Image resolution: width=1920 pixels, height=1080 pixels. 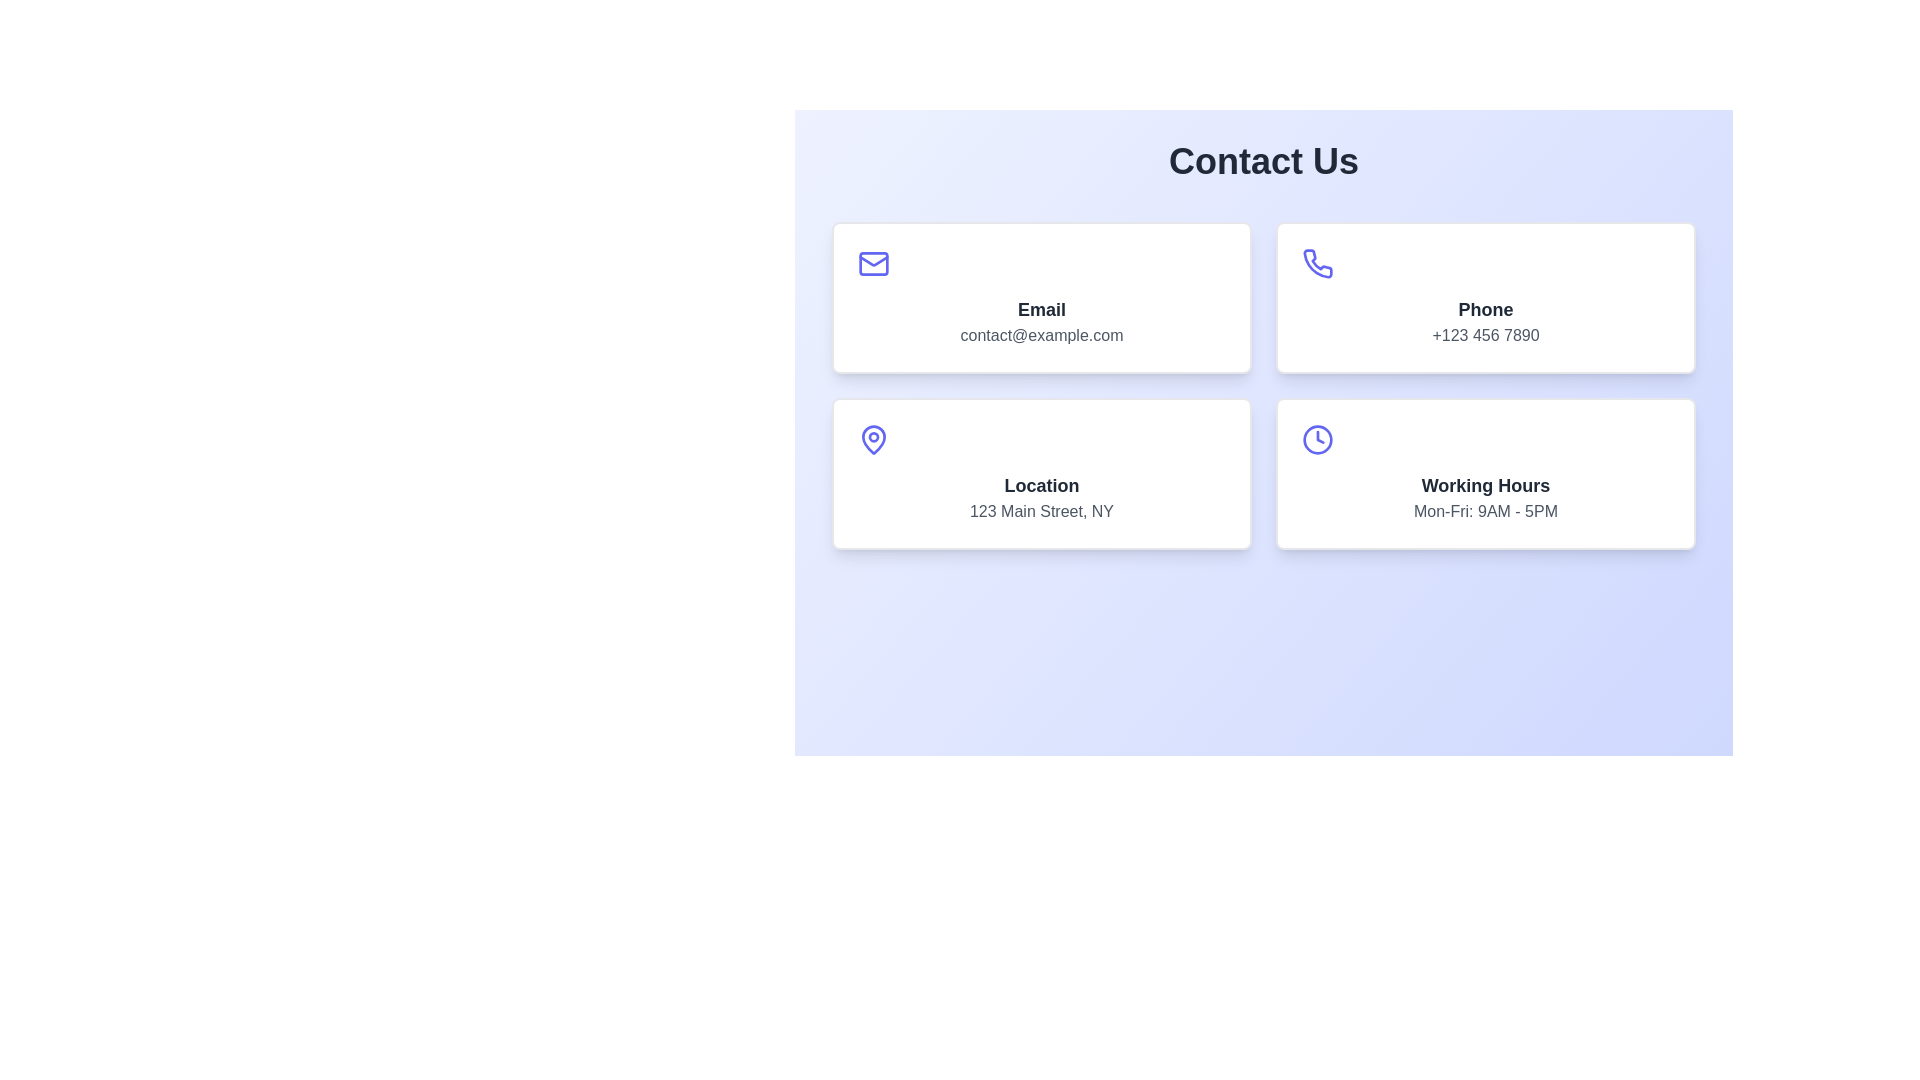 I want to click on the email communication icon located within the 'Email' card interface in the top-left quadrant, positioned above the text 'Email' and 'contact@example.com', so click(x=873, y=262).